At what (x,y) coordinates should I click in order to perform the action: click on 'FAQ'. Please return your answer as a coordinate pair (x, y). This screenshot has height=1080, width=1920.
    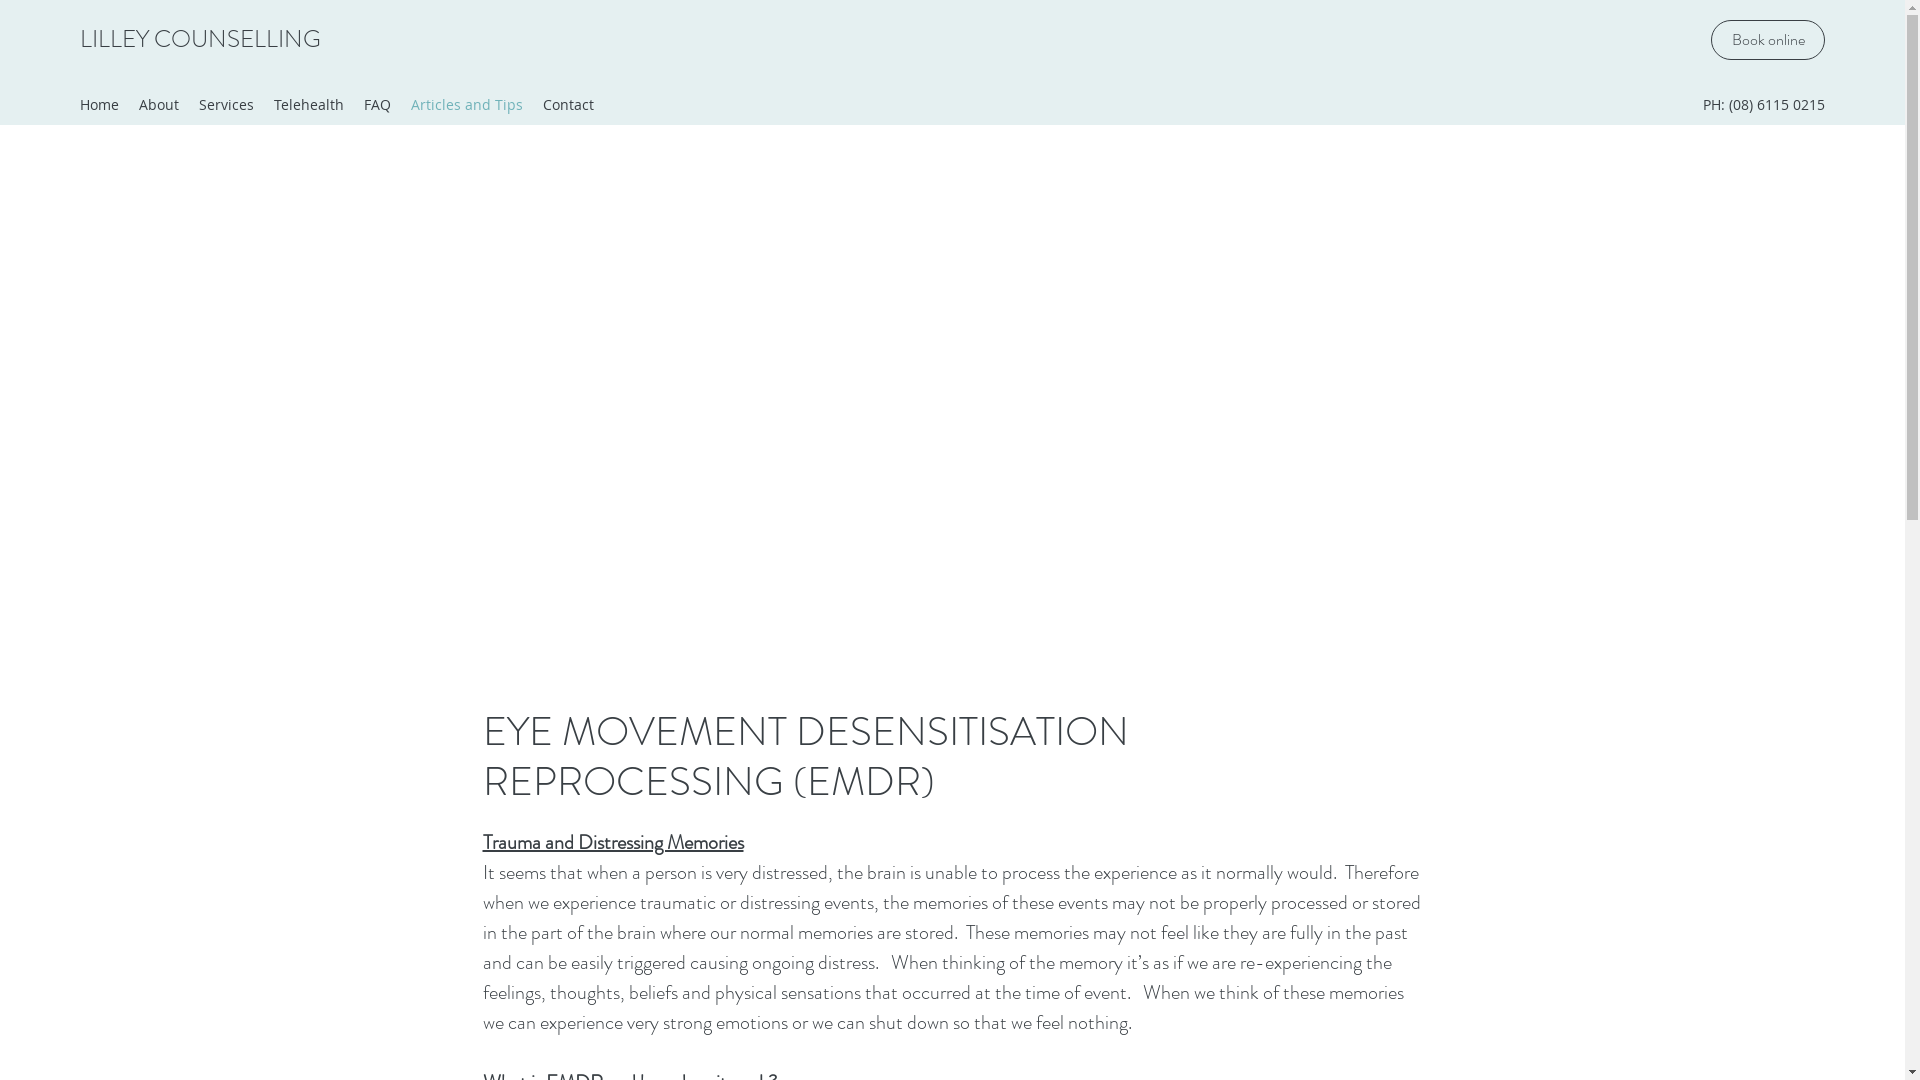
    Looking at the image, I should click on (354, 104).